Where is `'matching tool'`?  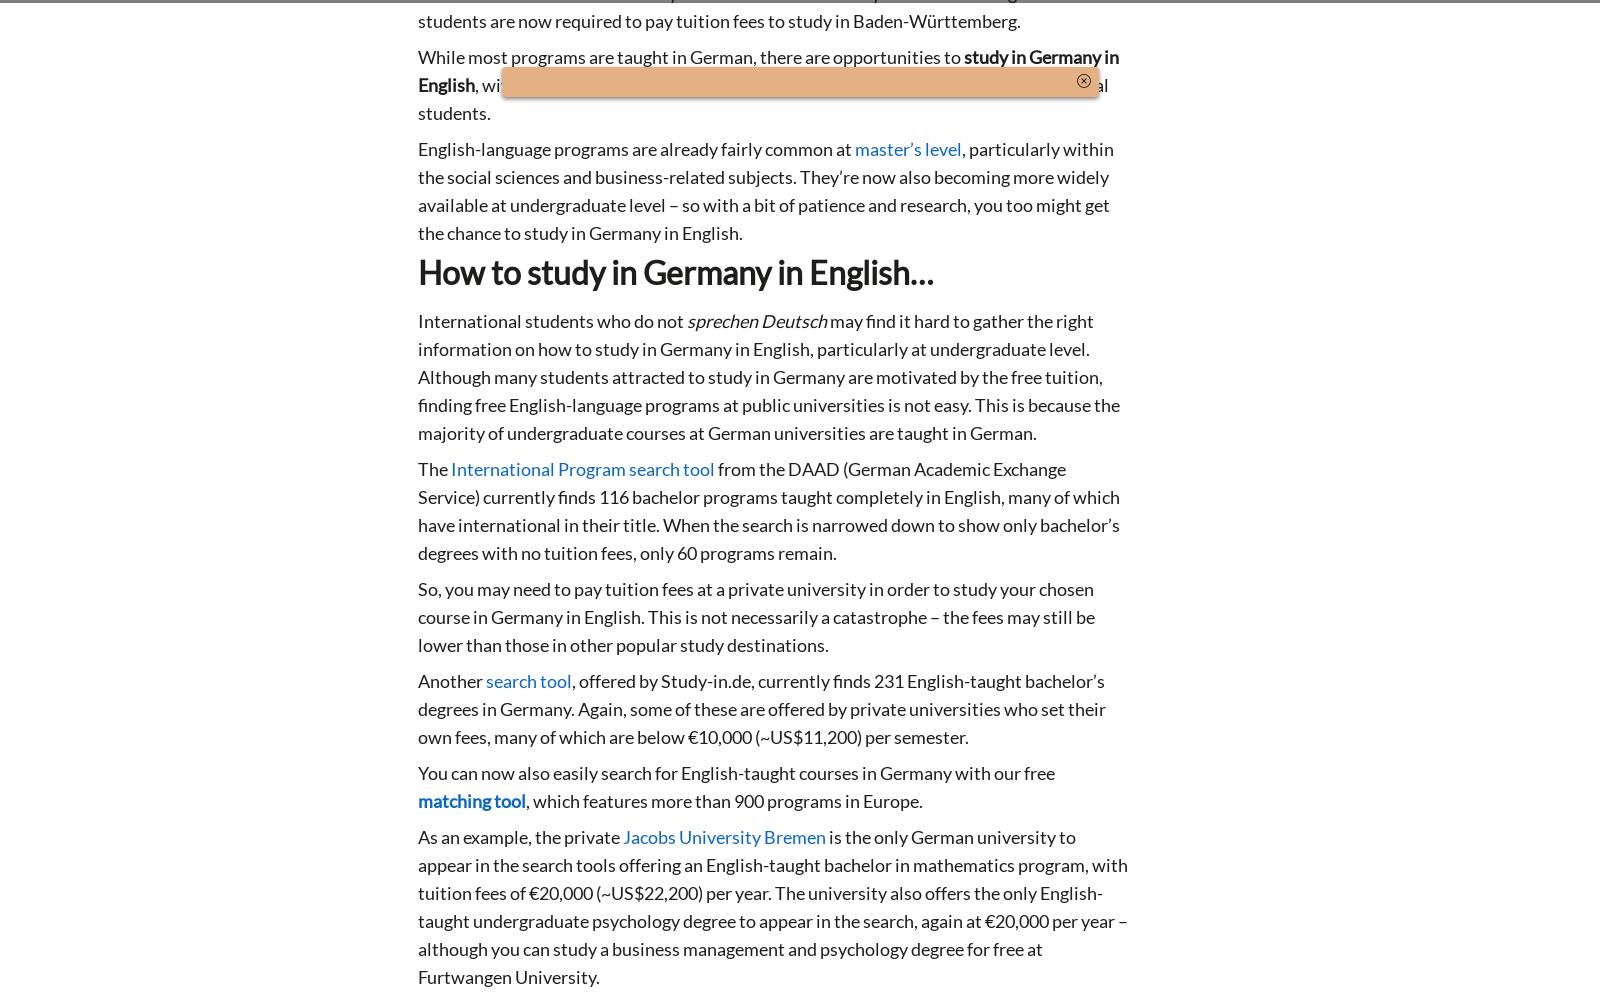
'matching tool' is located at coordinates (471, 799).